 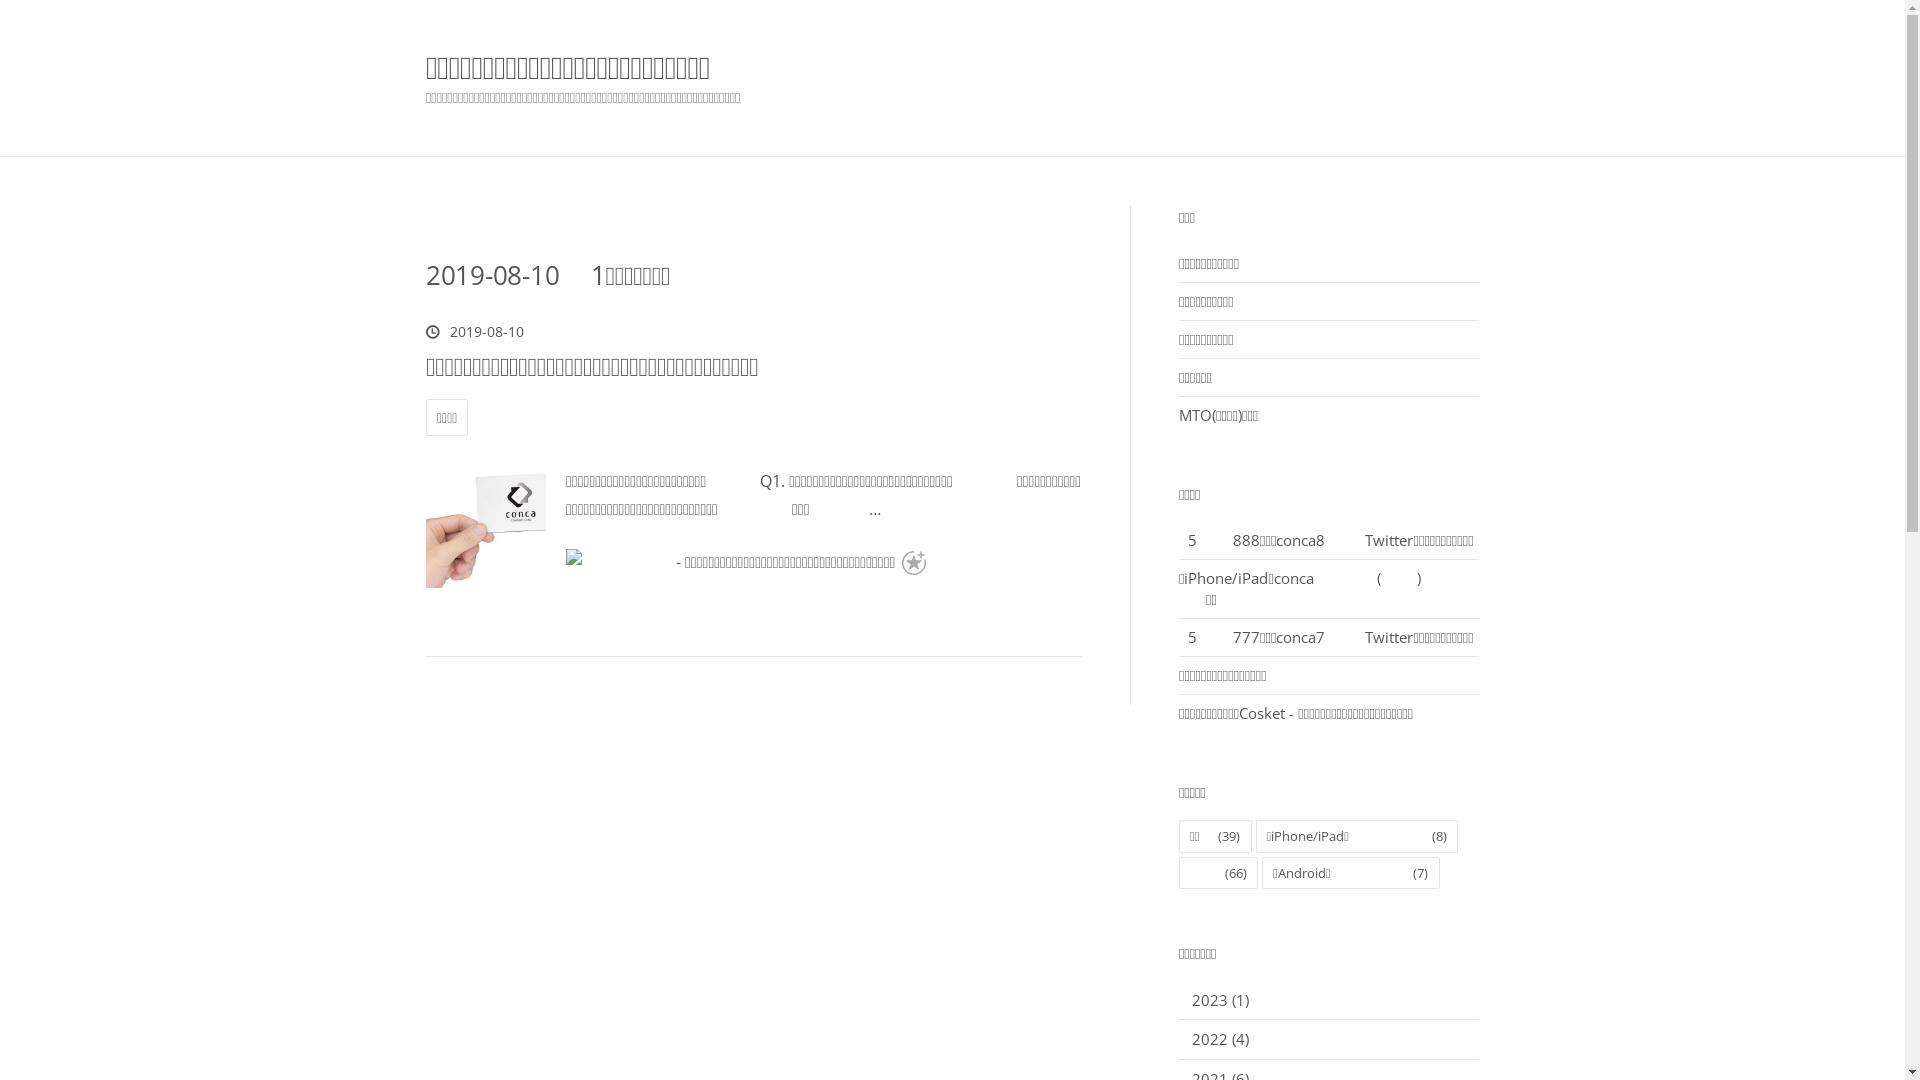 What do you see at coordinates (1219, 1037) in the screenshot?
I see `'2022 (4)'` at bounding box center [1219, 1037].